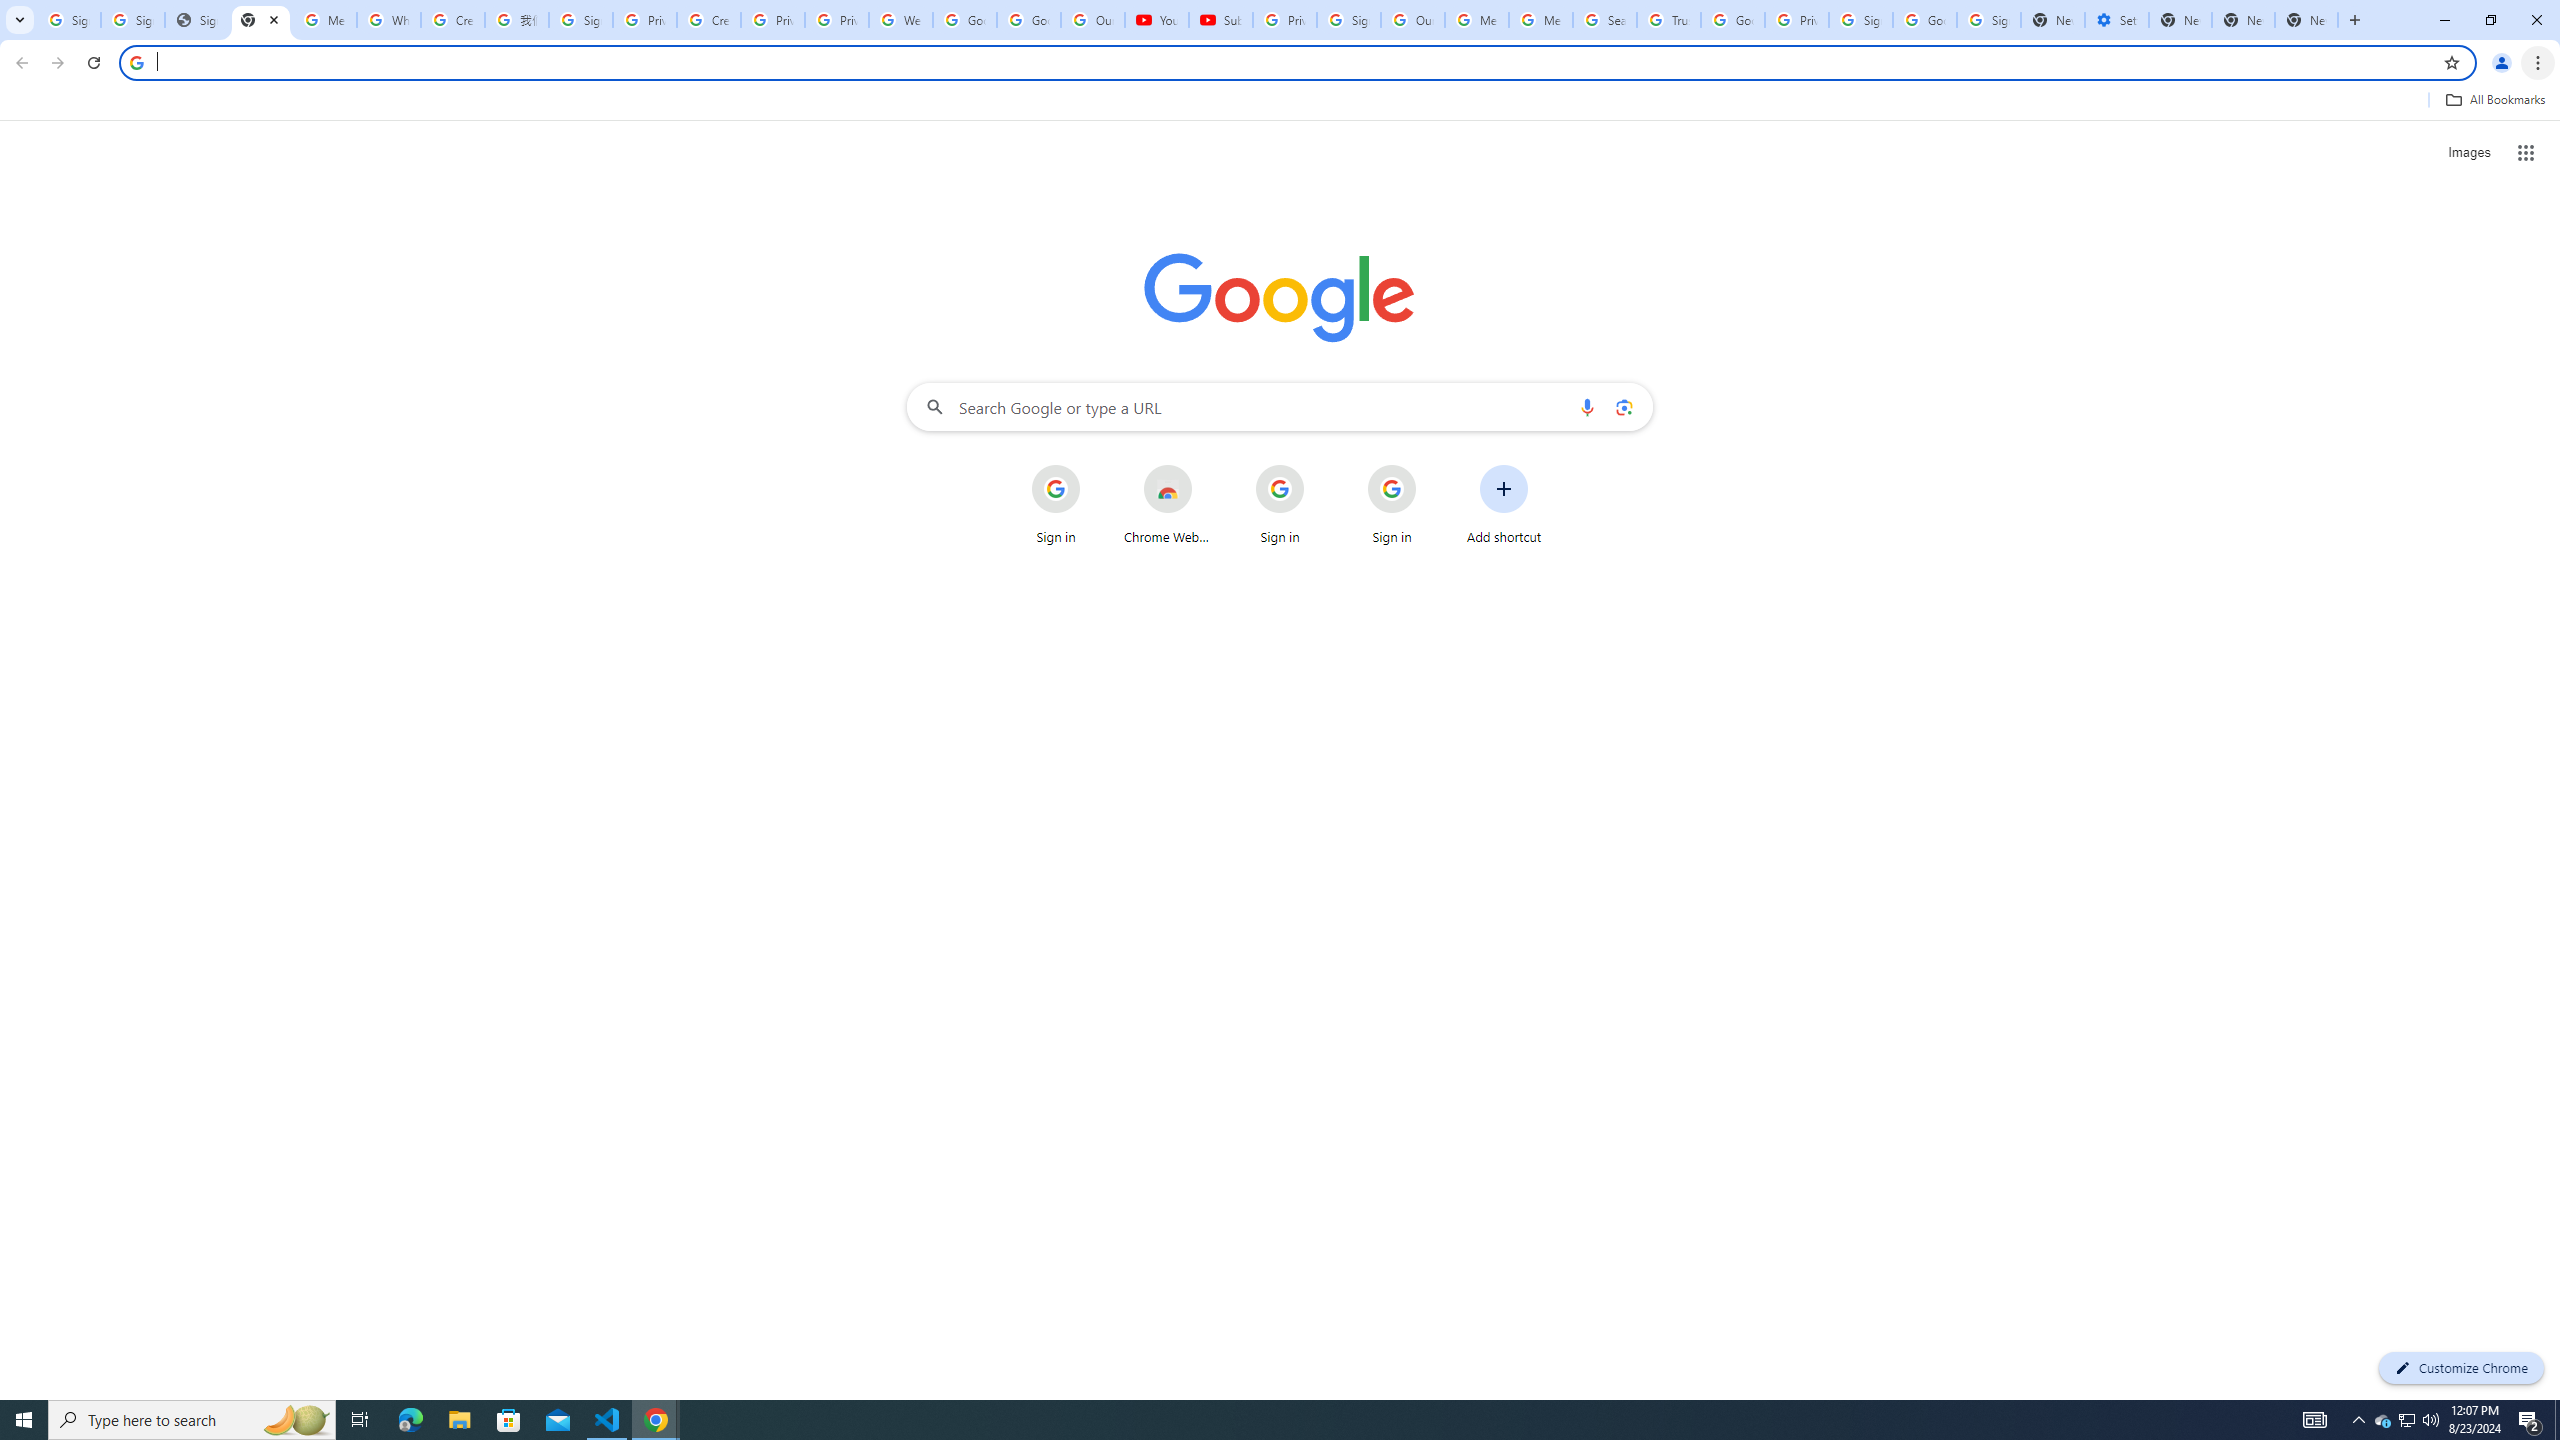 This screenshot has width=2560, height=1440. I want to click on 'Sign In - USA TODAY', so click(196, 19).